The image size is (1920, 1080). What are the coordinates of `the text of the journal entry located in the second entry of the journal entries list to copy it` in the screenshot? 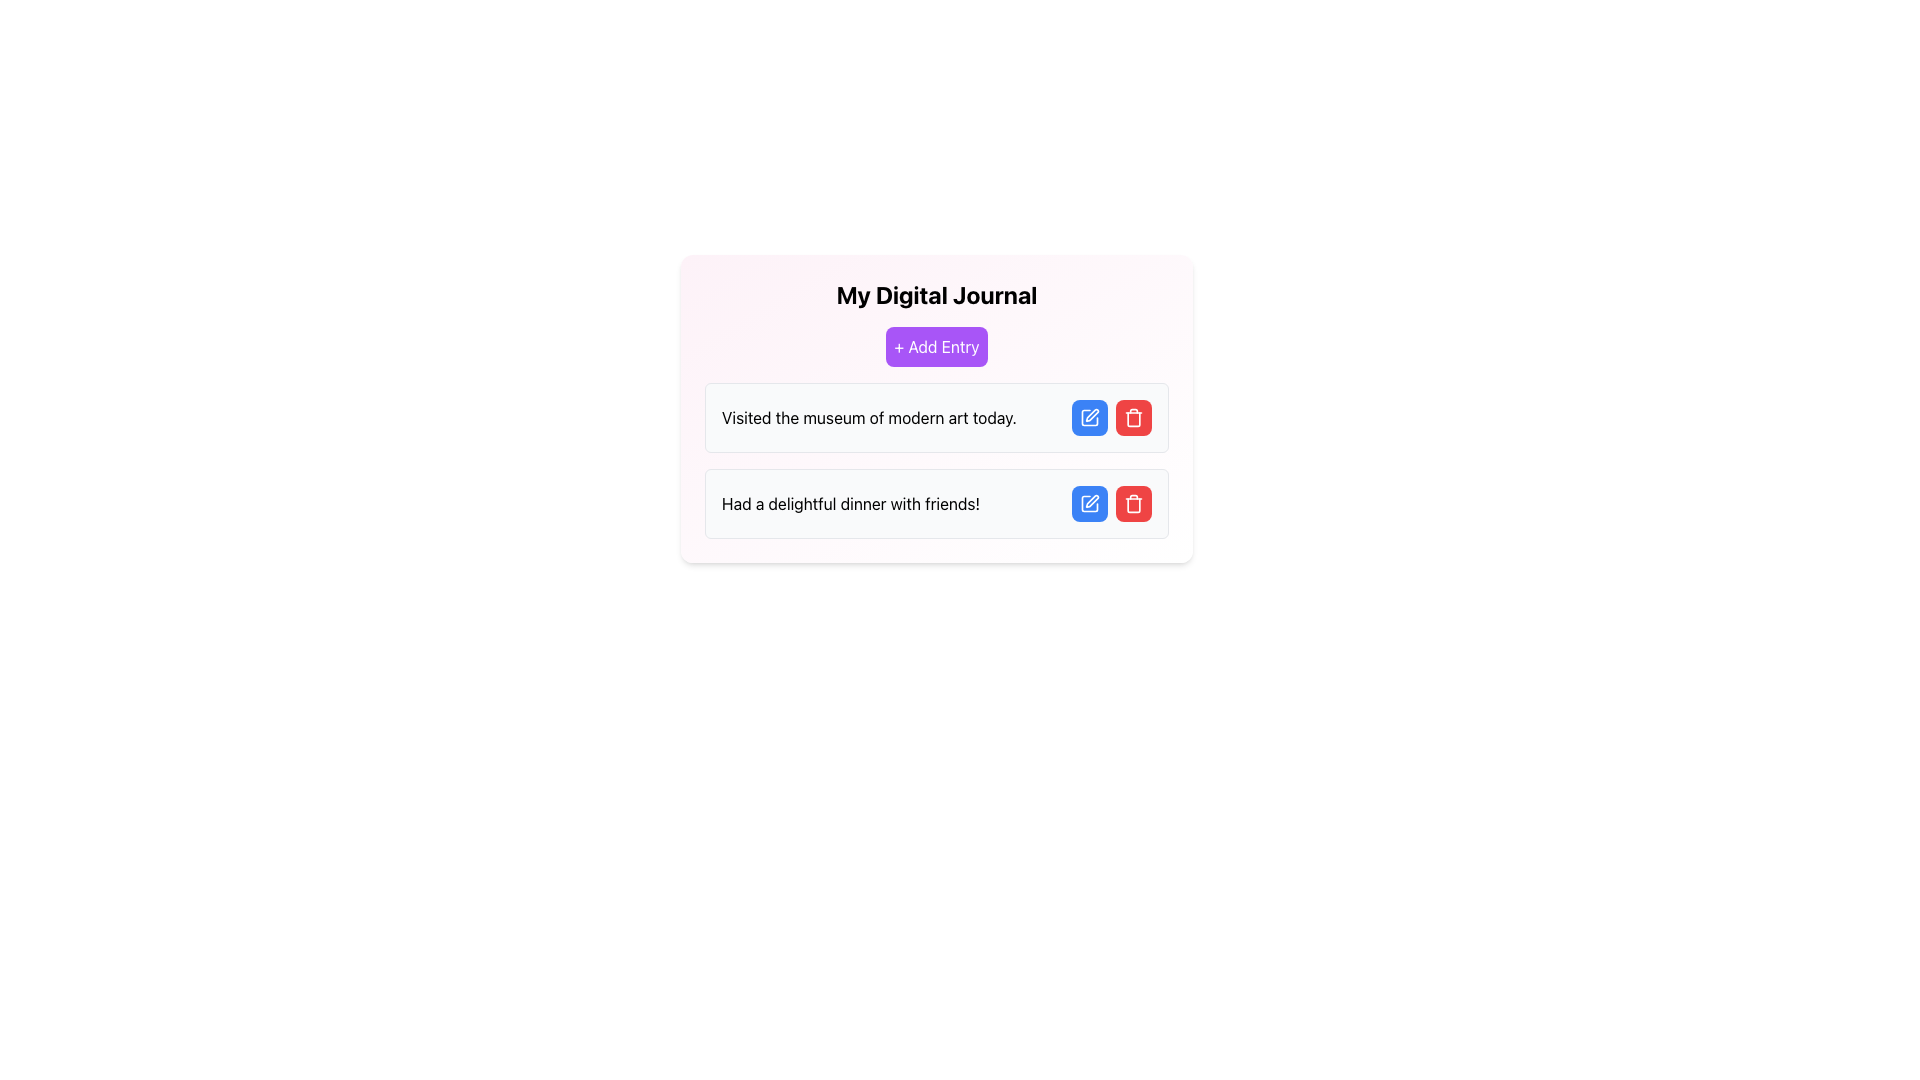 It's located at (851, 503).